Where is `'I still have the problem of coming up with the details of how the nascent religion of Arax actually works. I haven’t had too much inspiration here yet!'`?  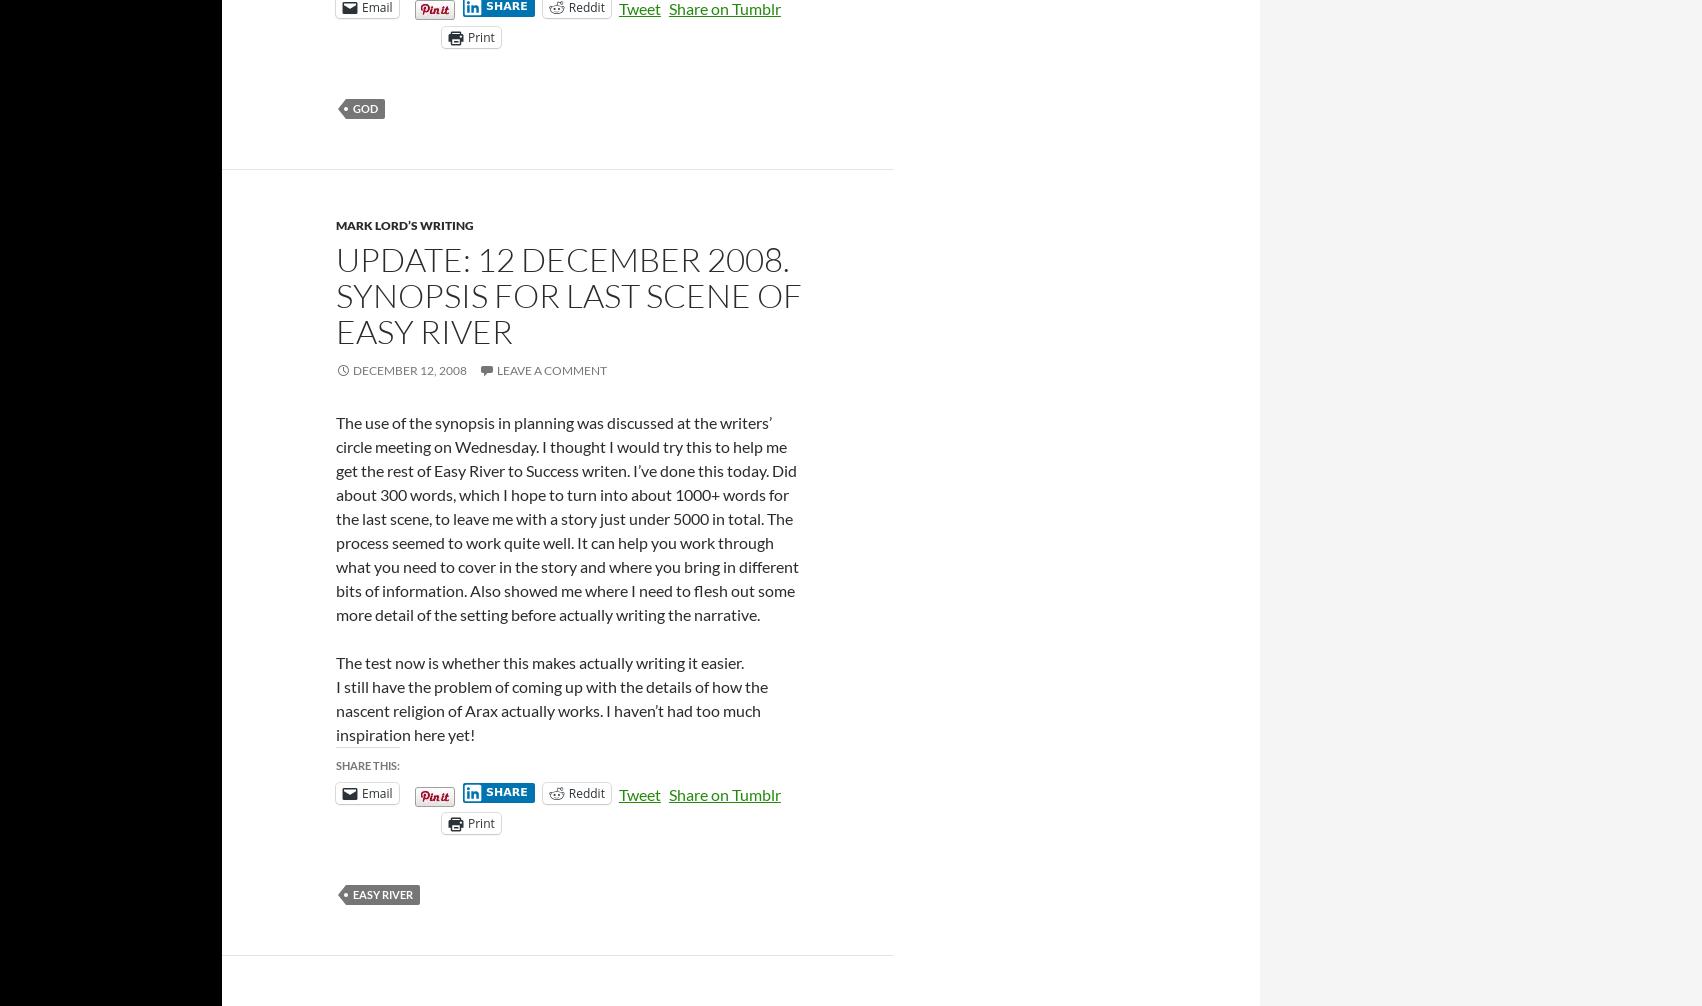 'I still have the problem of coming up with the details of how the nascent religion of Arax actually works. I haven’t had too much inspiration here yet!' is located at coordinates (550, 709).